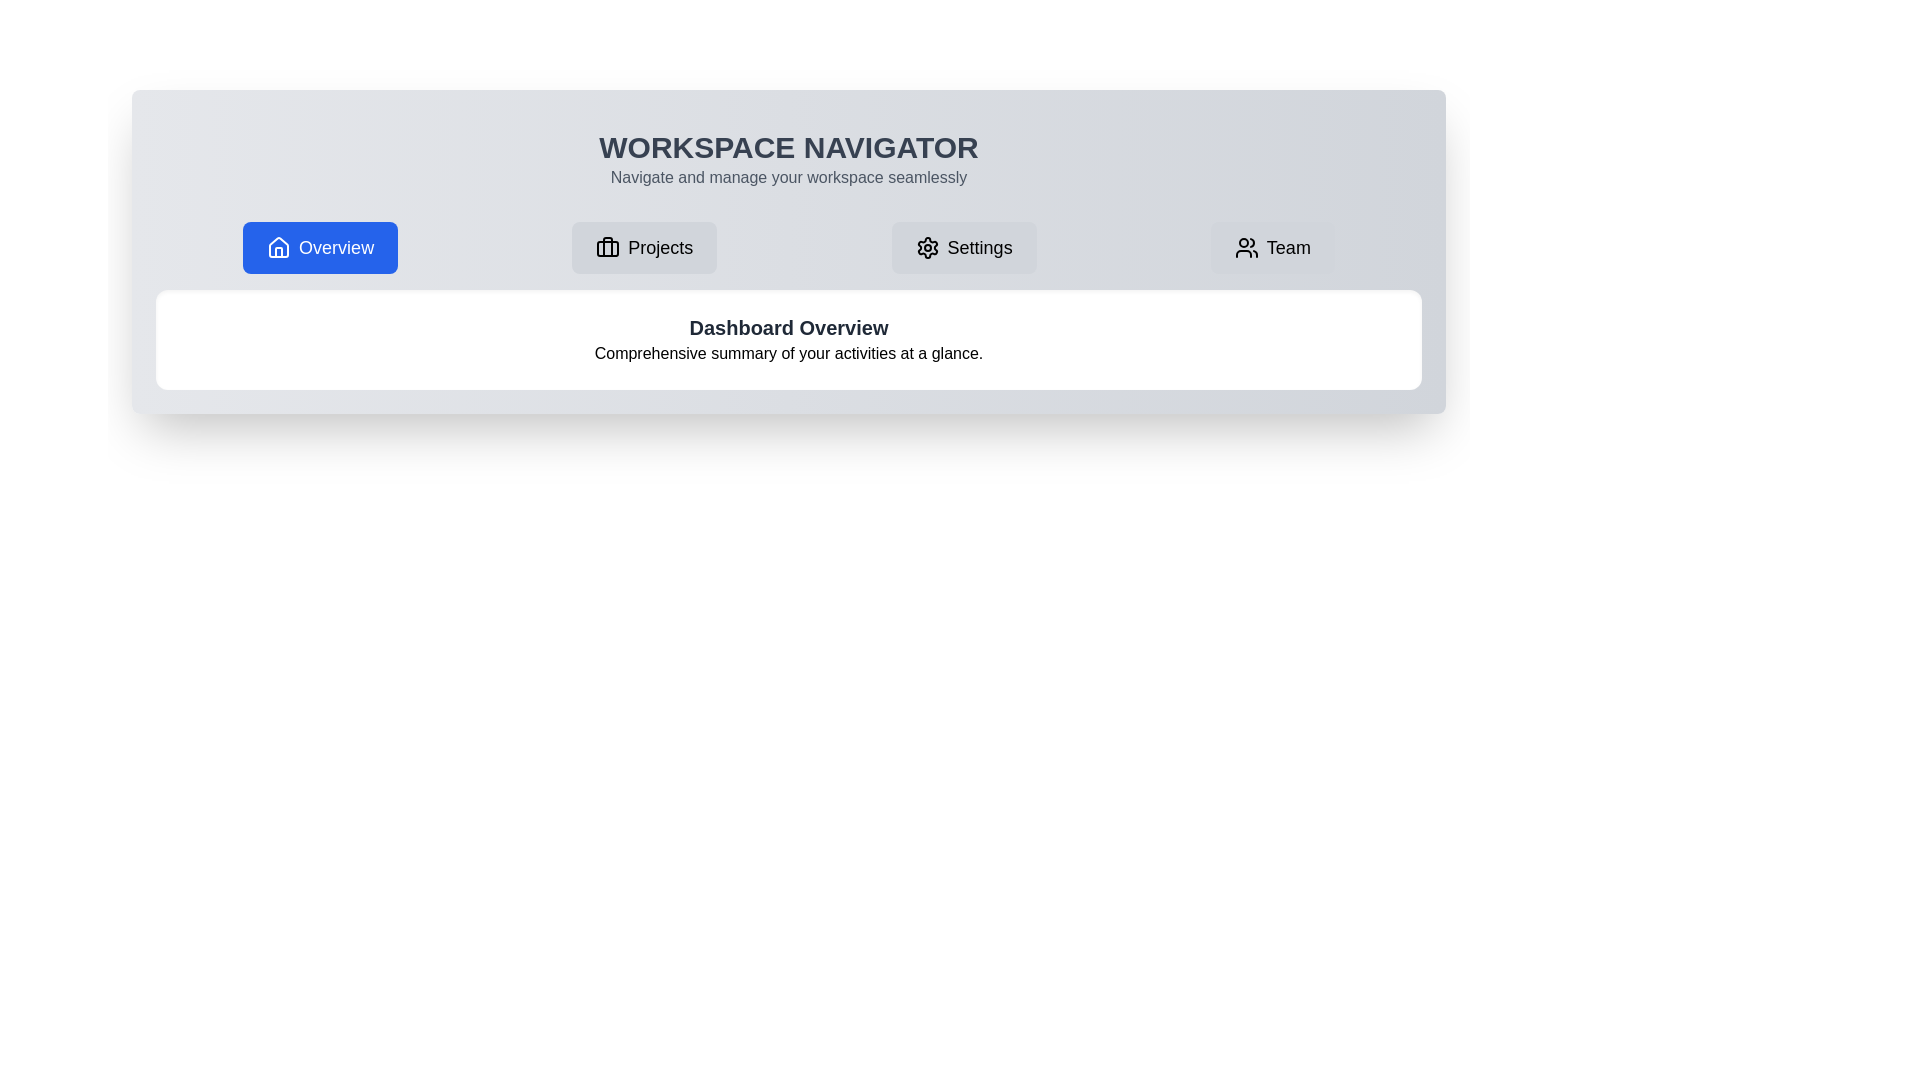  Describe the element at coordinates (926, 246) in the screenshot. I see `the cogwheel icon located on the left side of the 'Settings' button` at that location.